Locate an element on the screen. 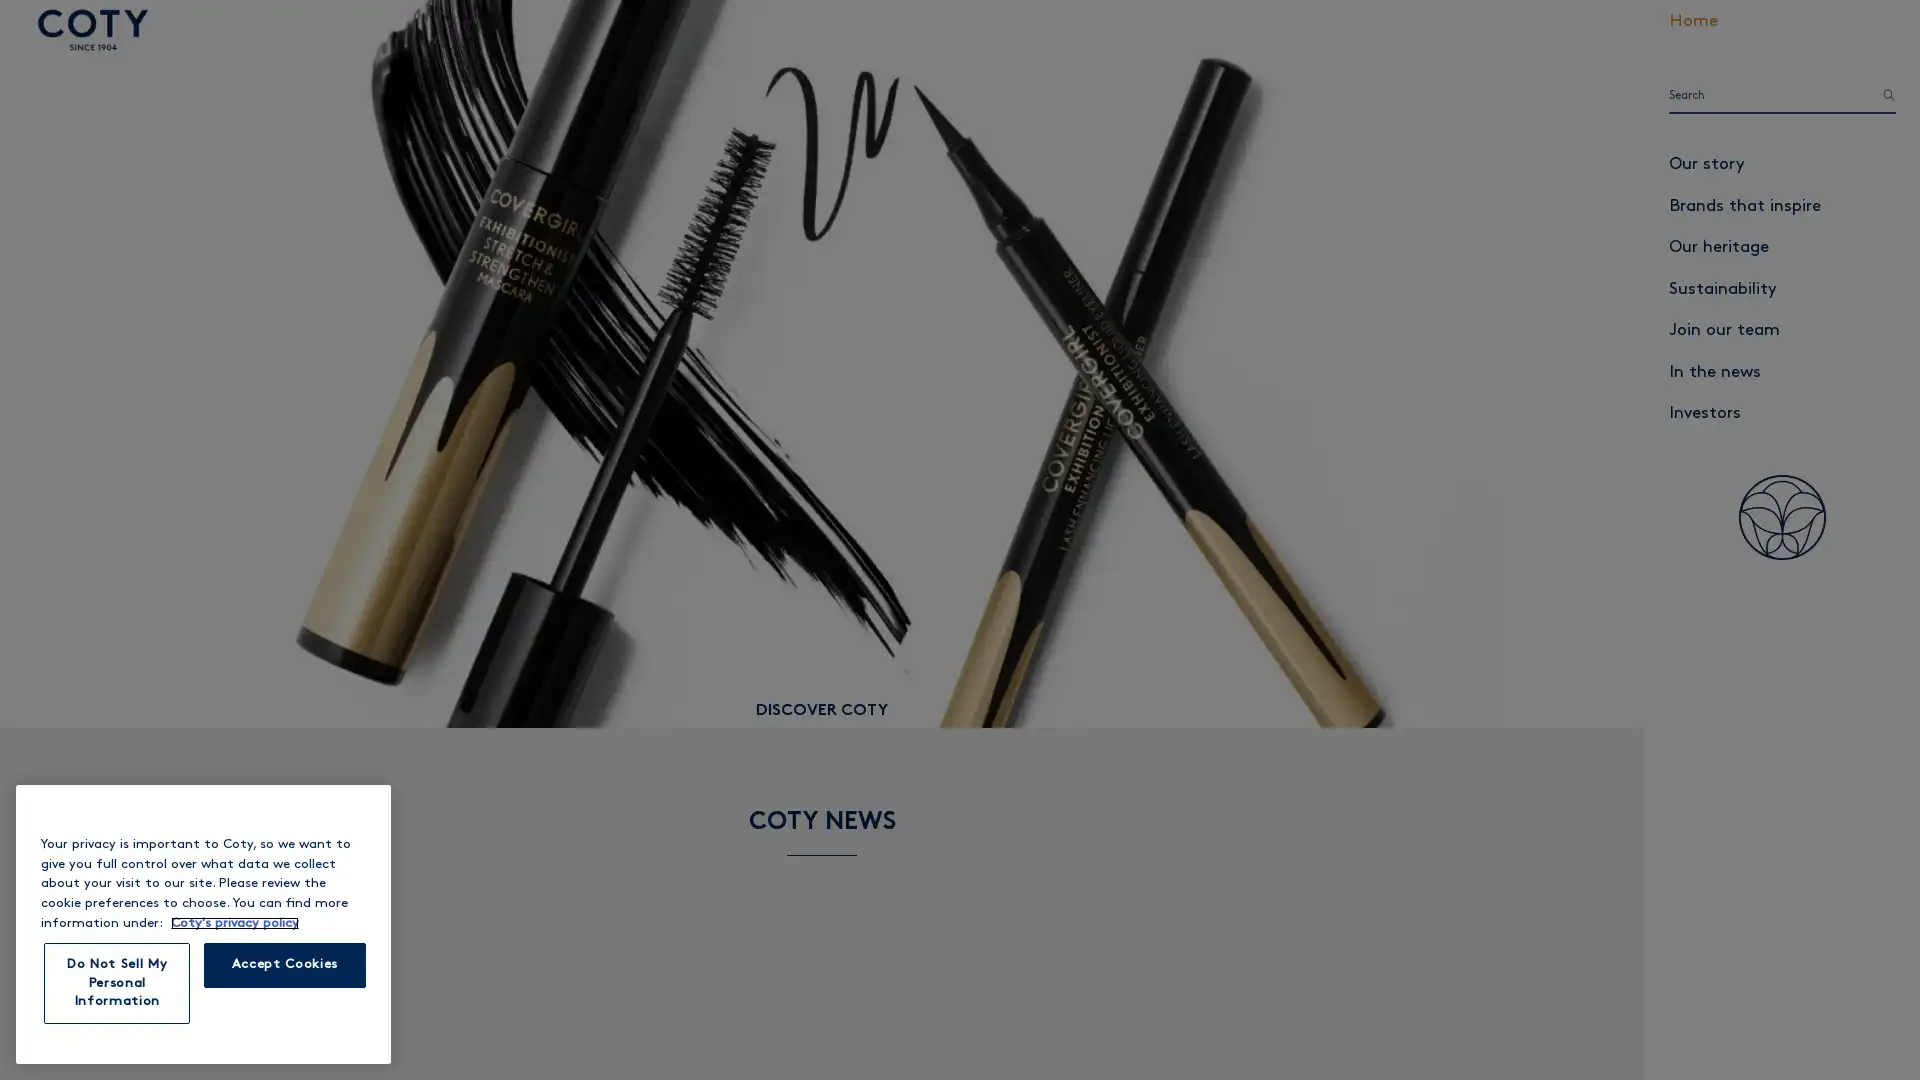 The image size is (1920, 1080). Do Not Sell My Personal Information is located at coordinates (115, 982).